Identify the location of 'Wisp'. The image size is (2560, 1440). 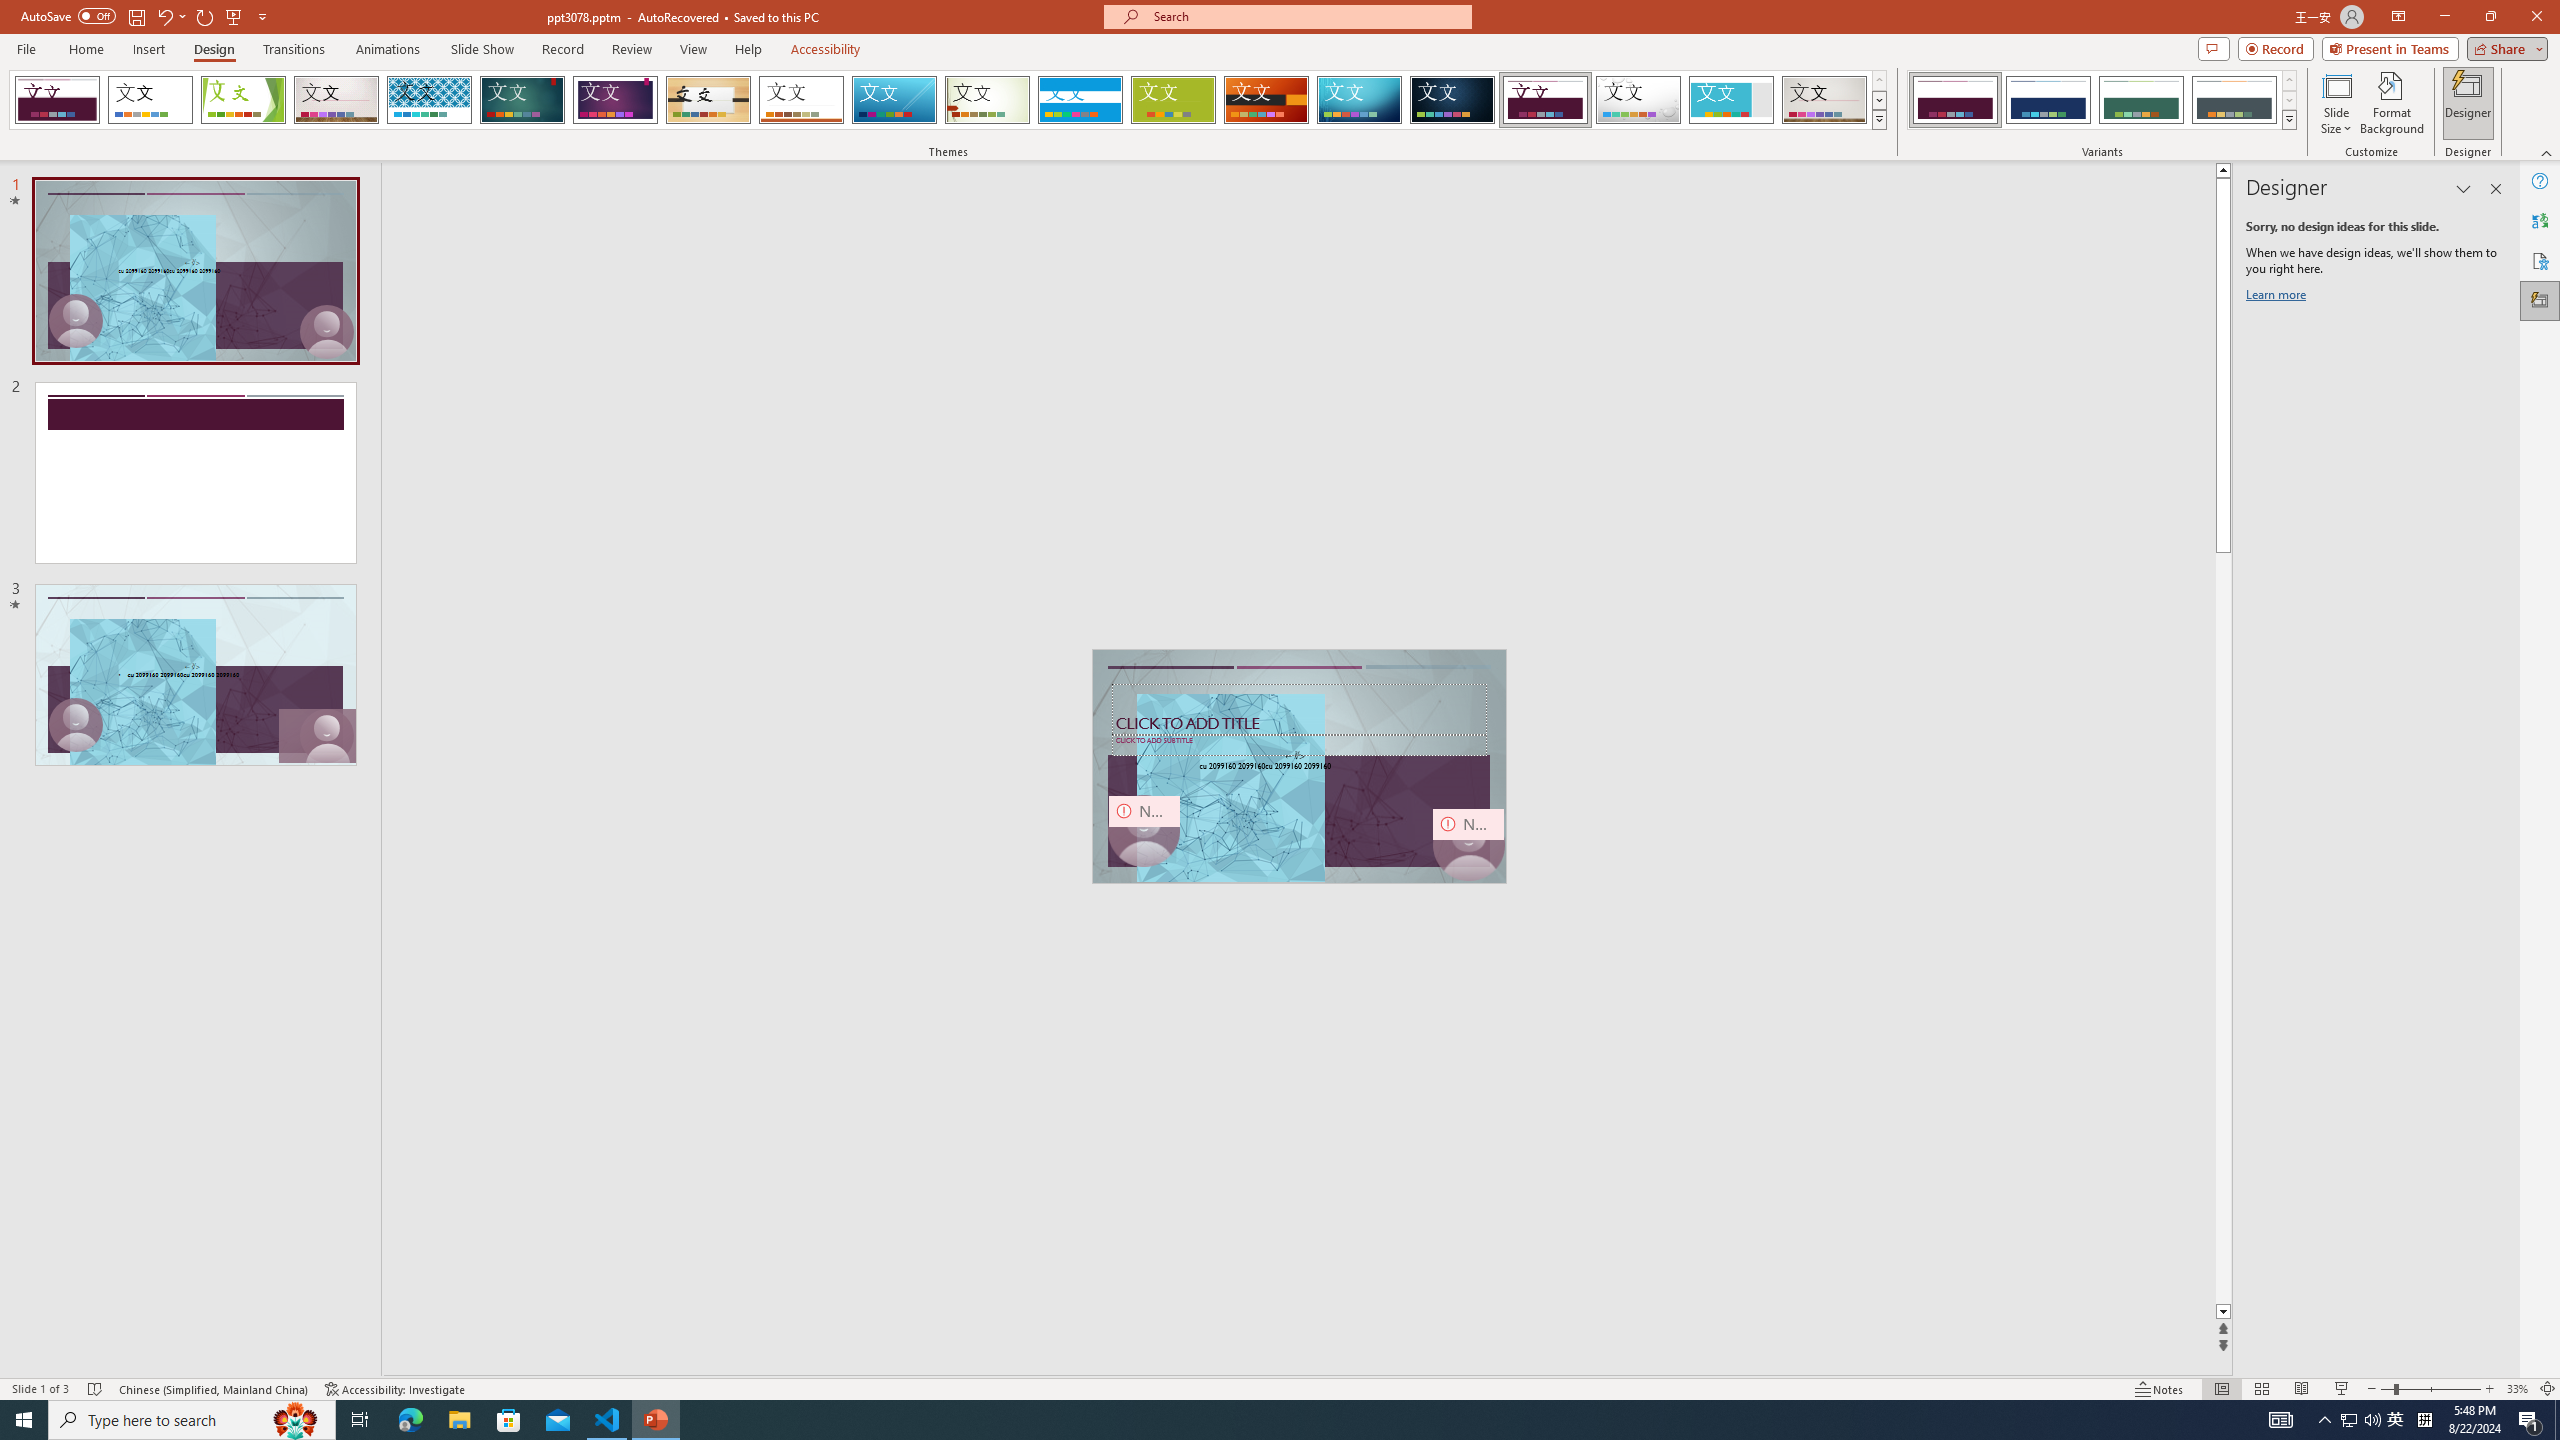
(987, 99).